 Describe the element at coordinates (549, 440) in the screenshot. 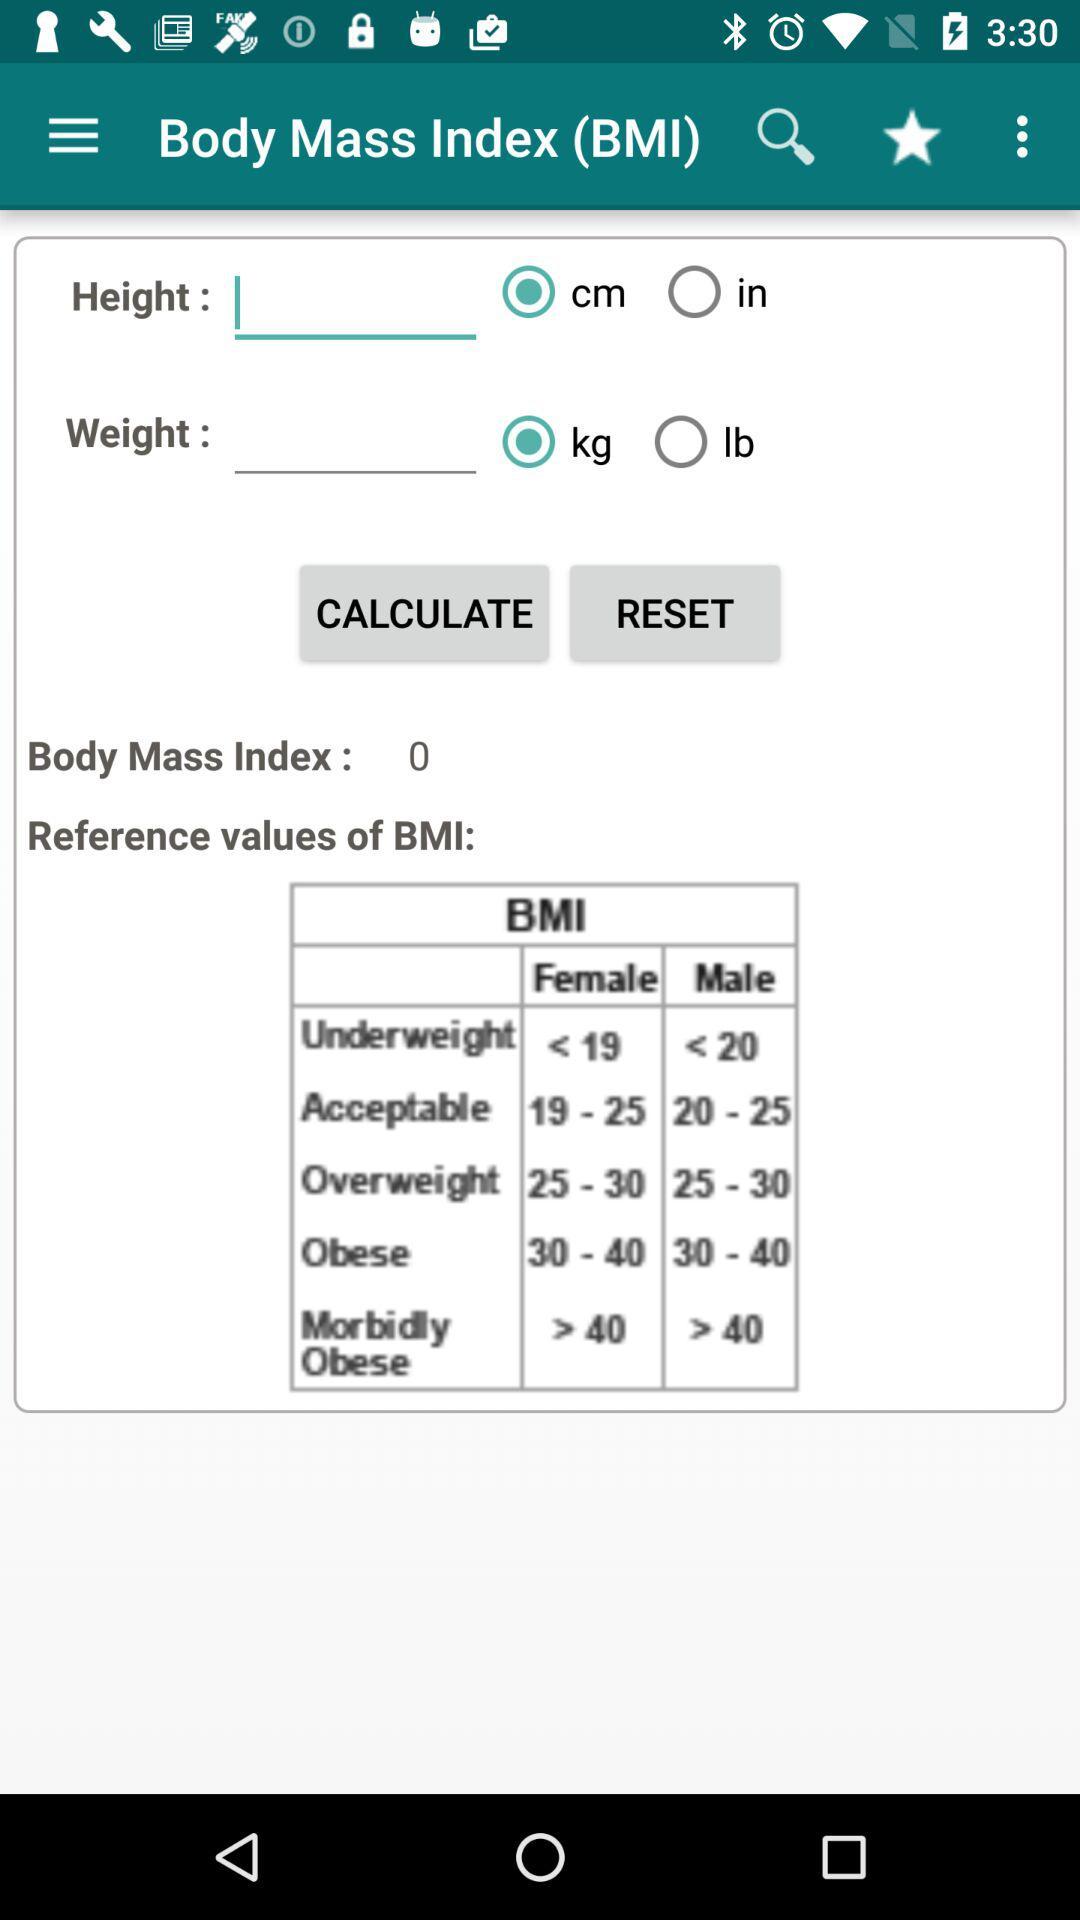

I see `kg` at that location.